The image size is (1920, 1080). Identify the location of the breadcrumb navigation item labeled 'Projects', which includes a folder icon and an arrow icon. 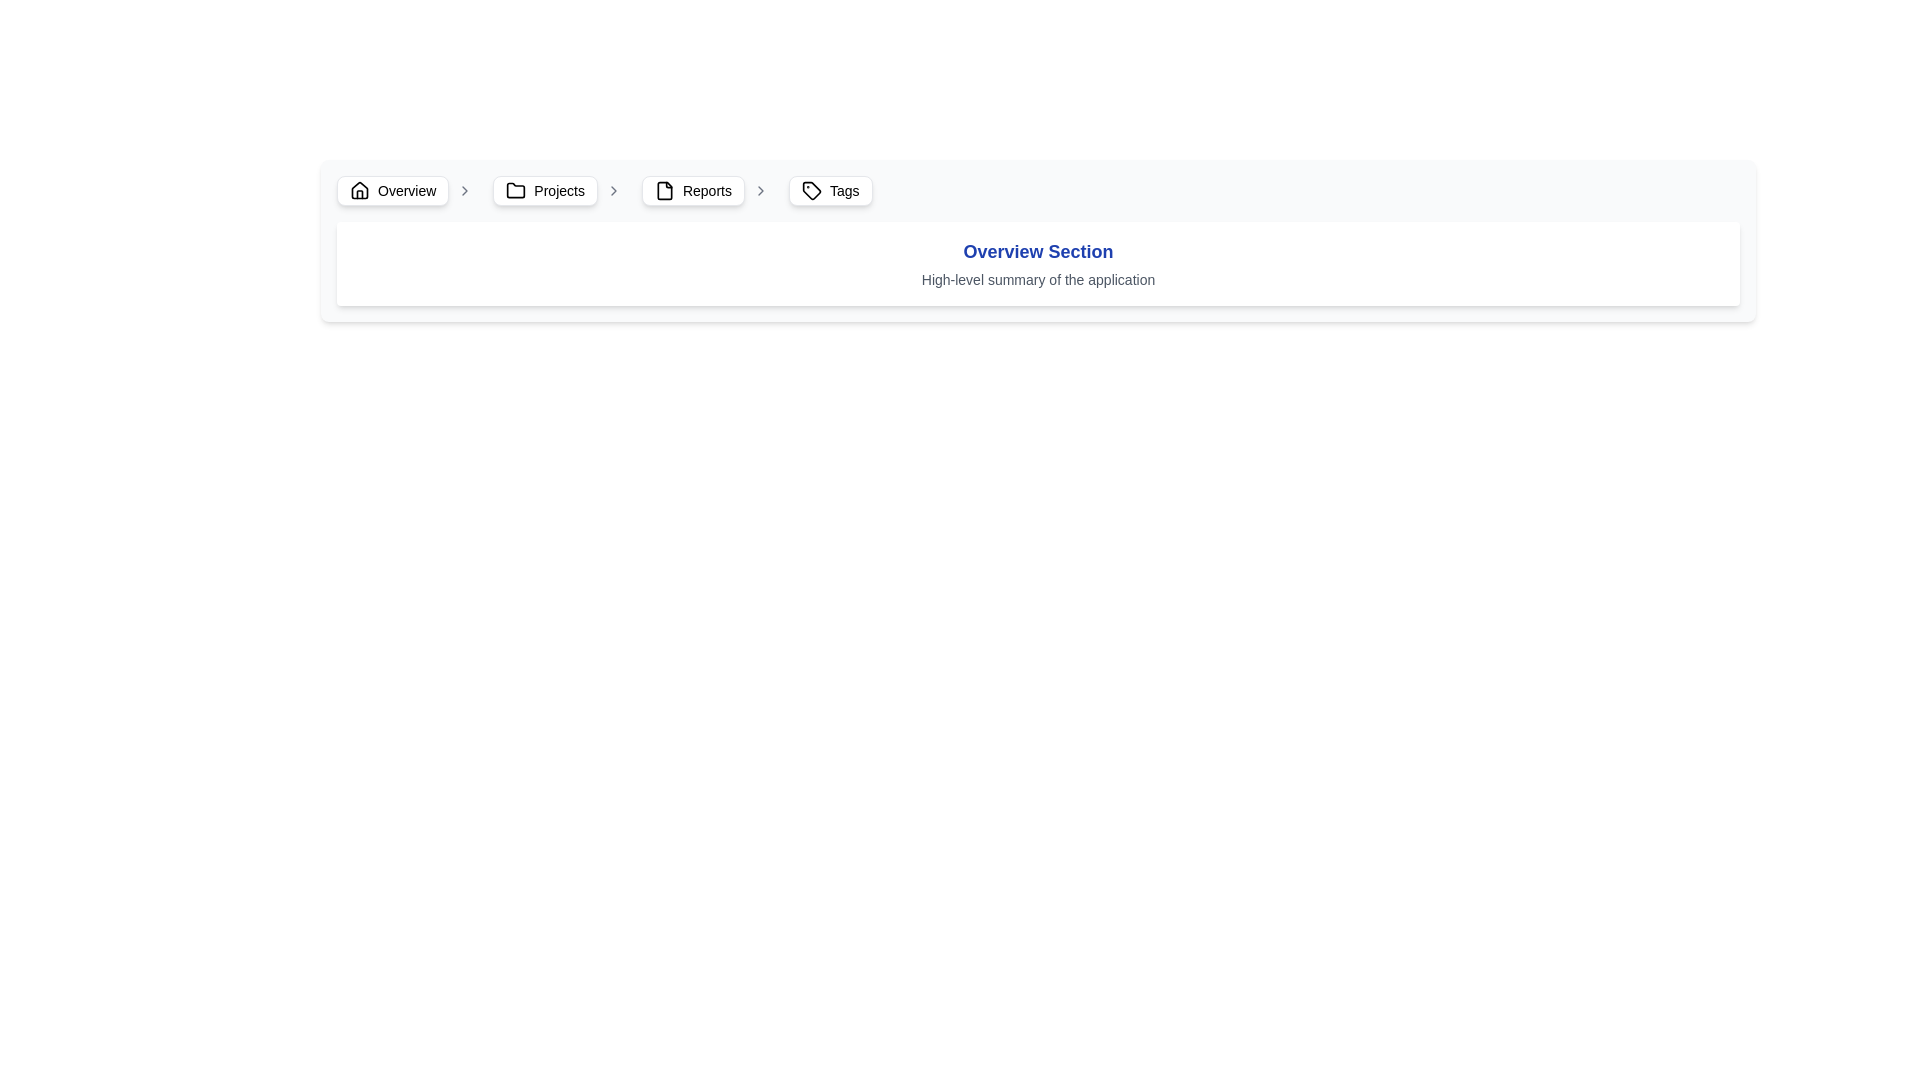
(560, 191).